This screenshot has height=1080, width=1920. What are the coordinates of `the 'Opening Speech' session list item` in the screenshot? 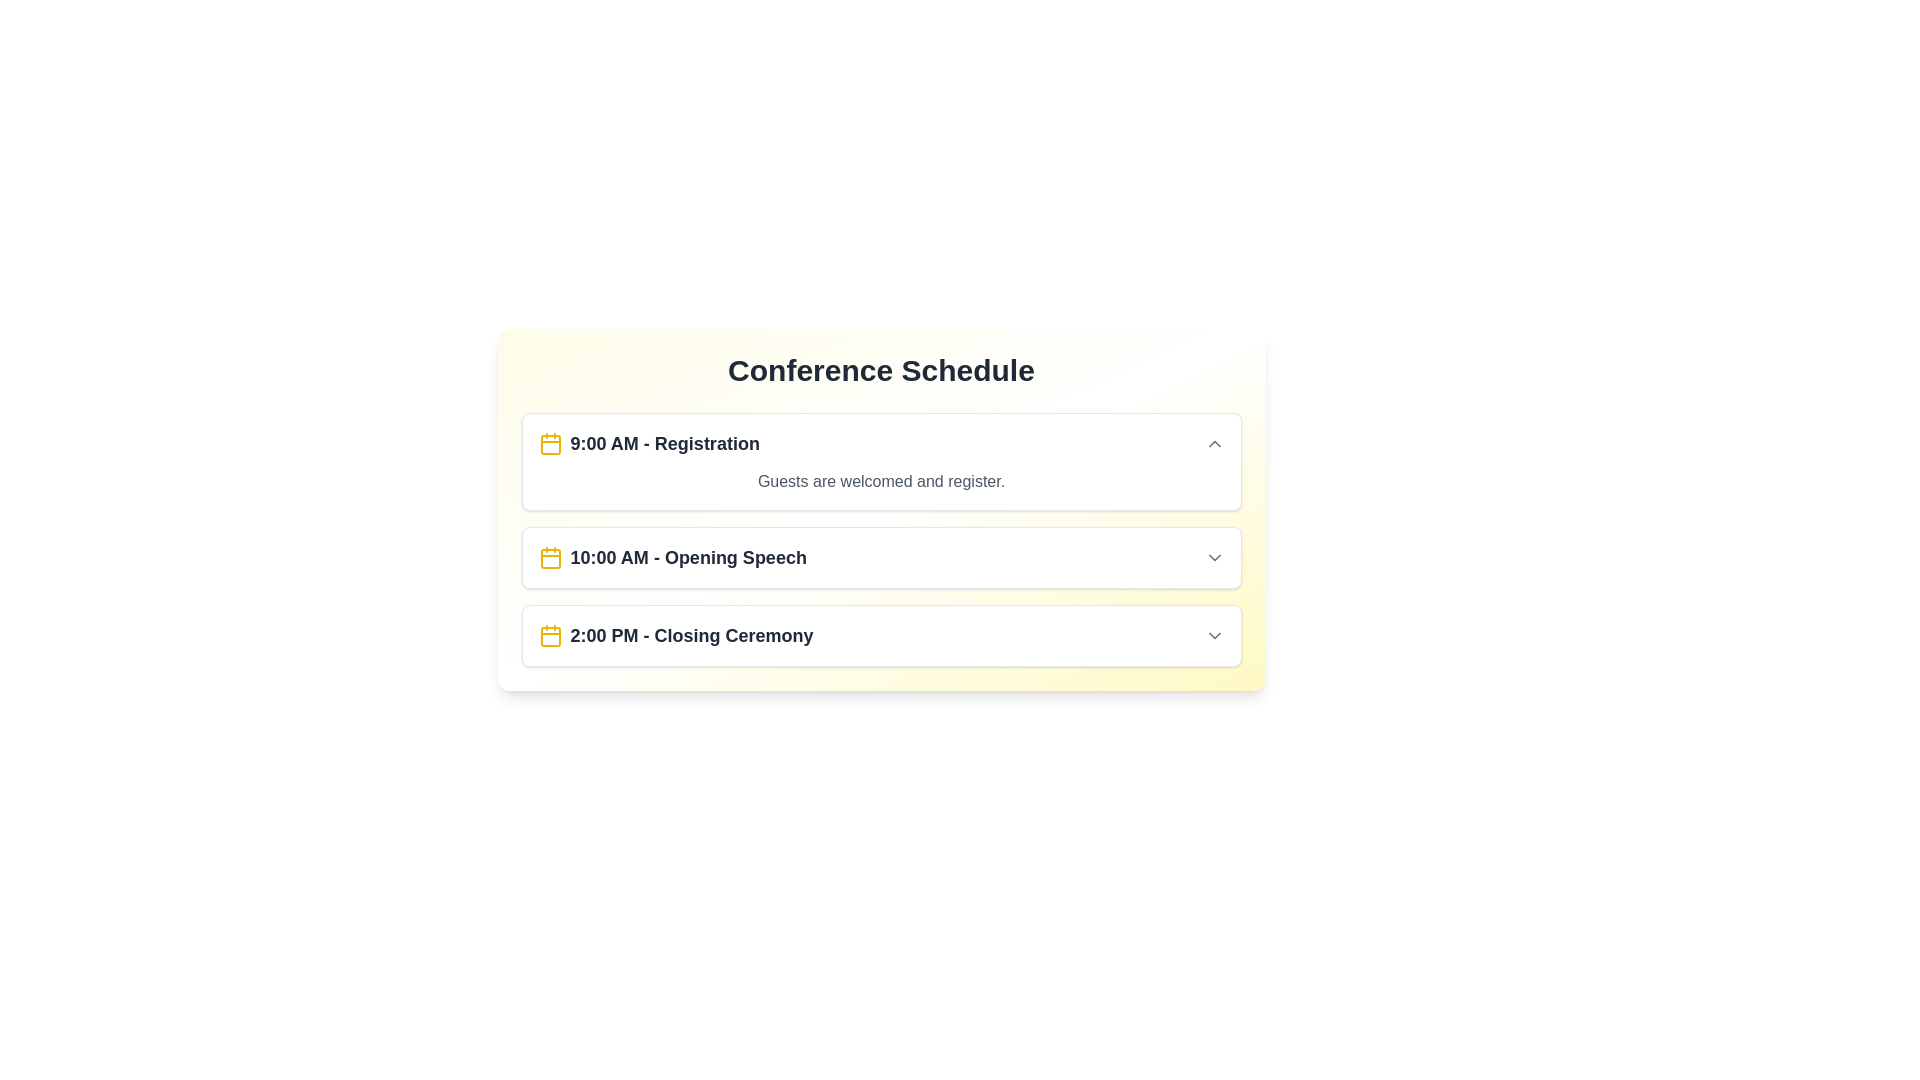 It's located at (880, 558).